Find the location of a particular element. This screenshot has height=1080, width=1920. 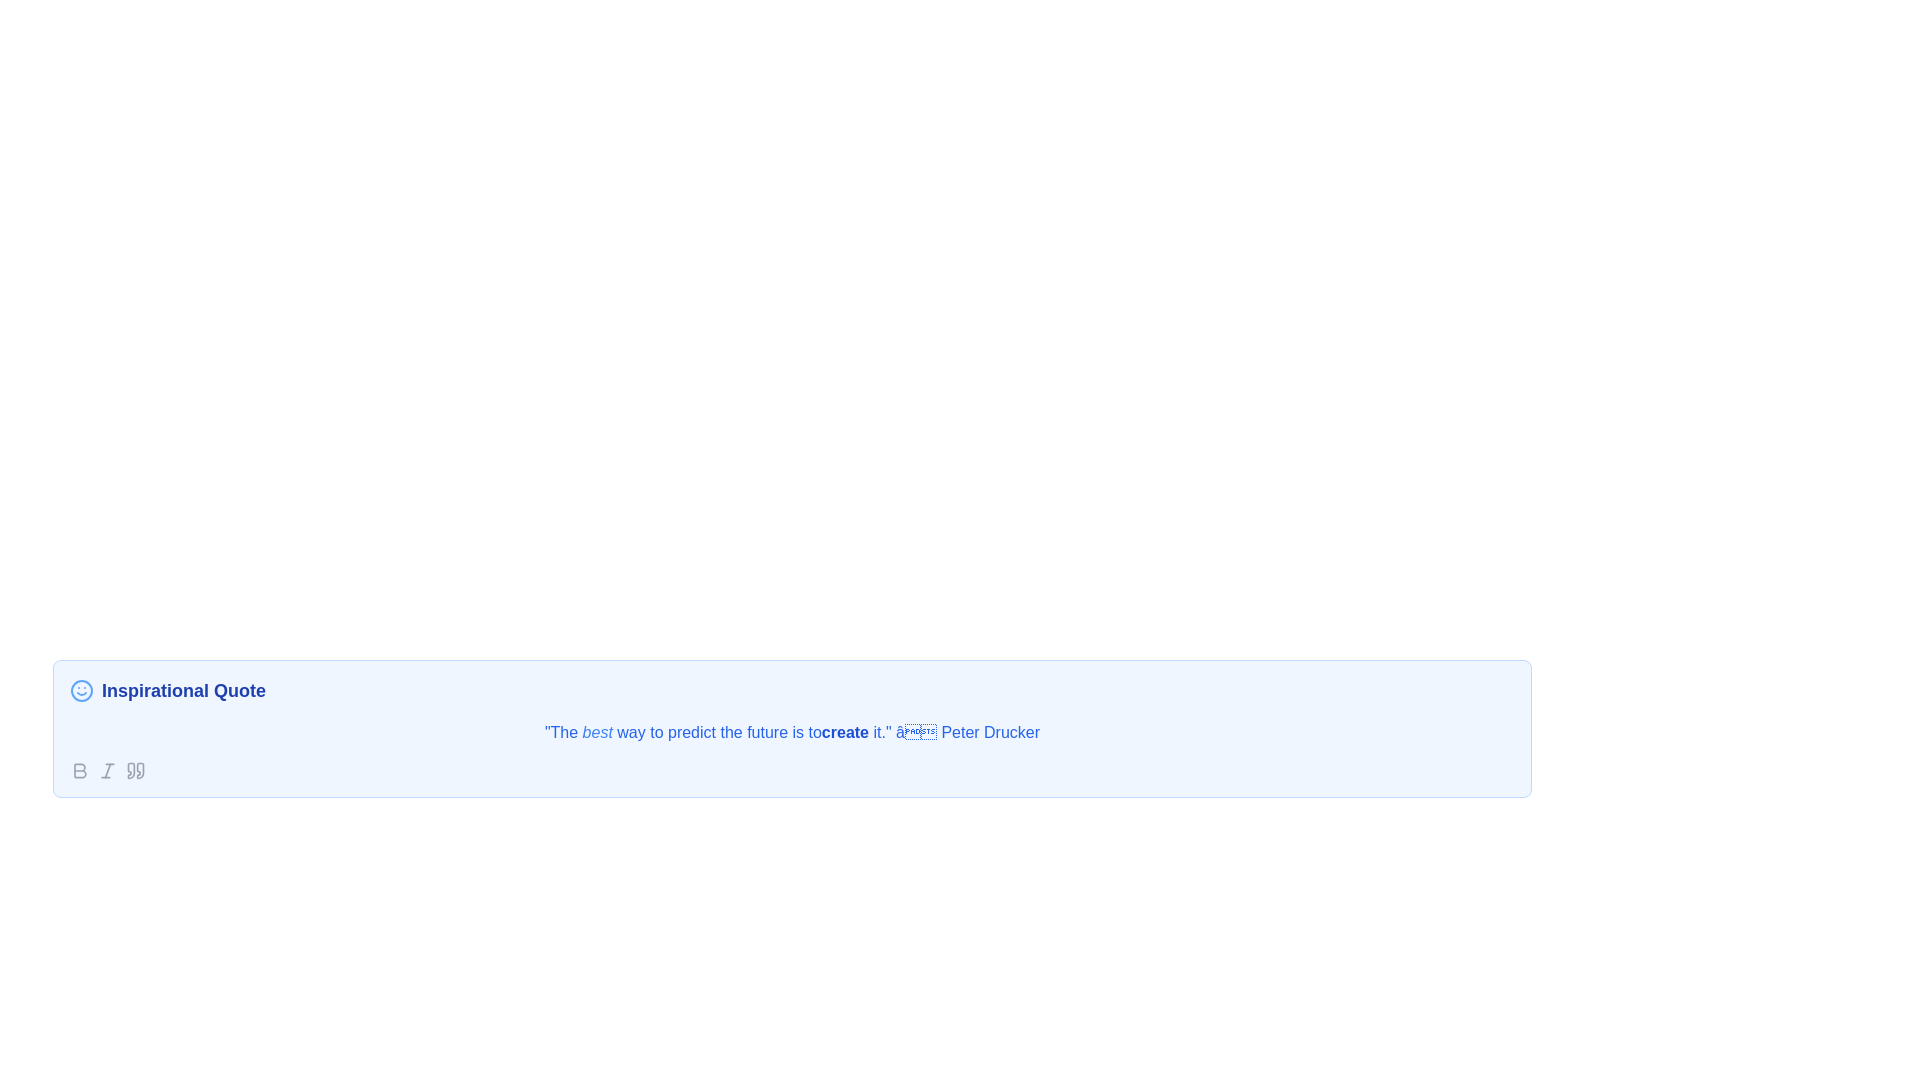

the text element that emphasizes the word 'best' in the quote 'The best way to predict the future...' is located at coordinates (596, 732).